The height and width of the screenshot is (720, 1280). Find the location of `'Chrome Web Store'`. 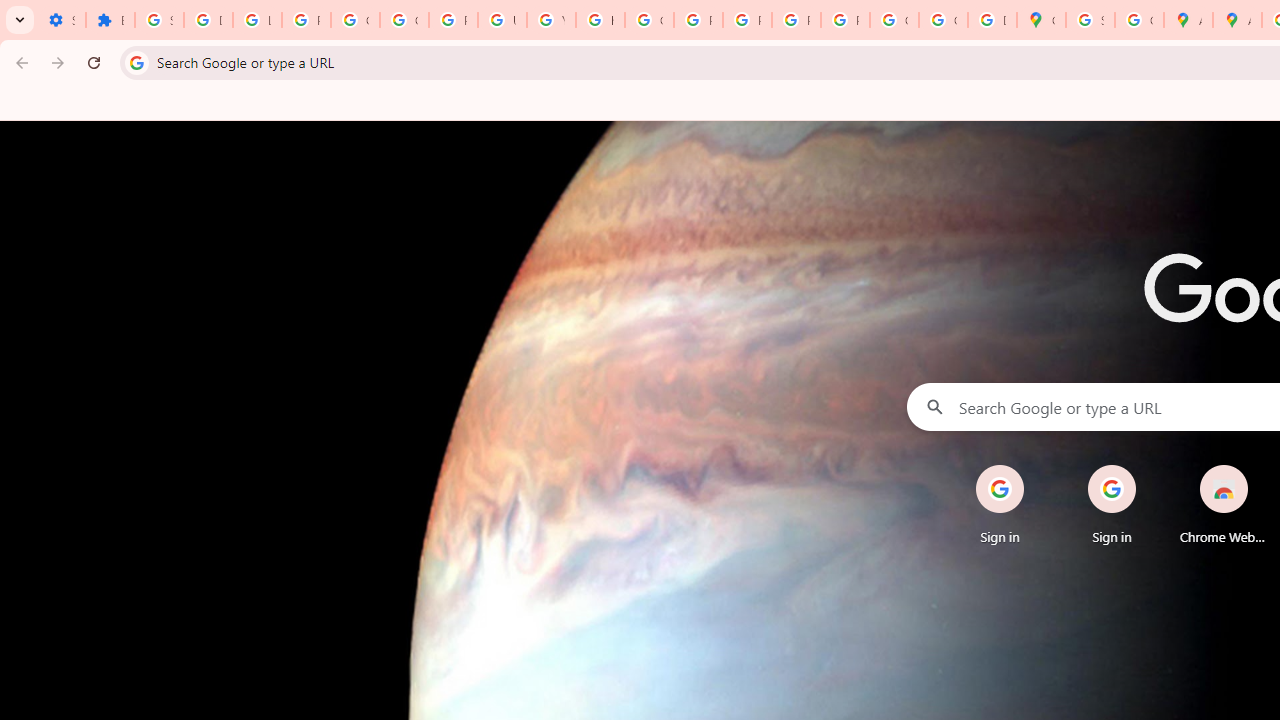

'Chrome Web Store' is located at coordinates (1222, 504).